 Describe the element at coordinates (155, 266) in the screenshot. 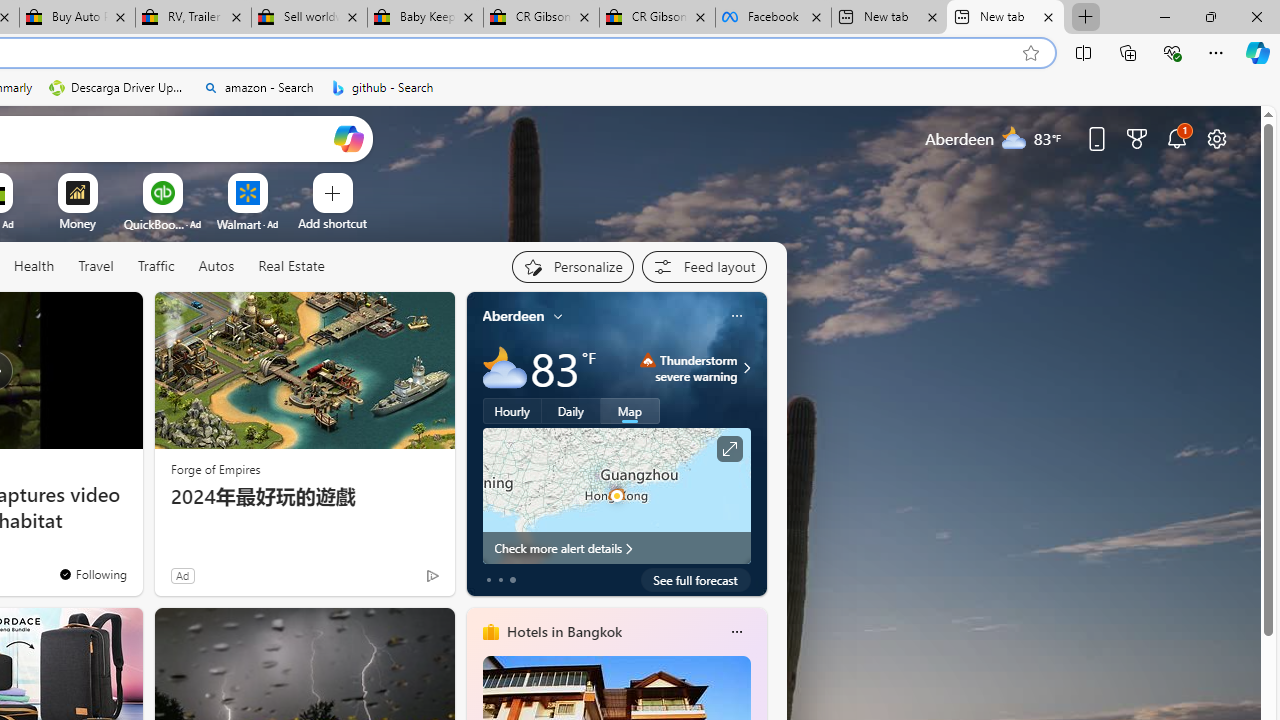

I see `'Traffic'` at that location.